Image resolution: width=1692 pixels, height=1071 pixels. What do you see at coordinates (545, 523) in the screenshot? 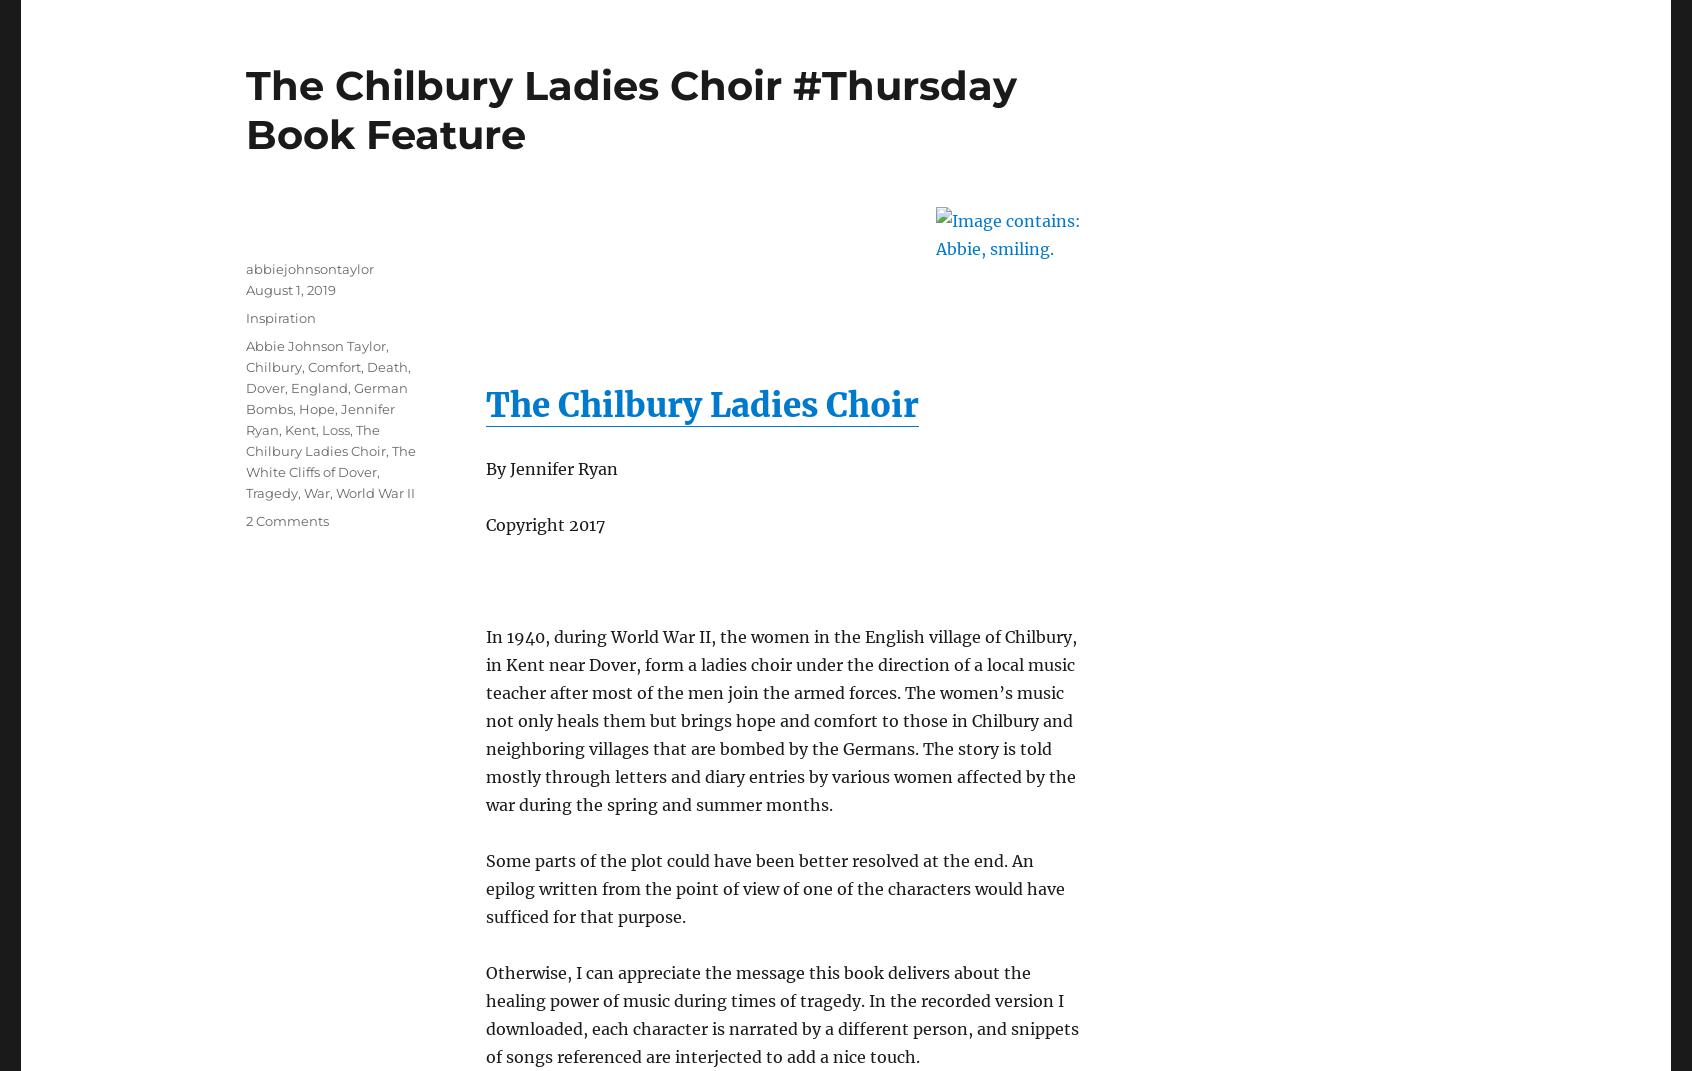
I see `'Copyright 2017'` at bounding box center [545, 523].